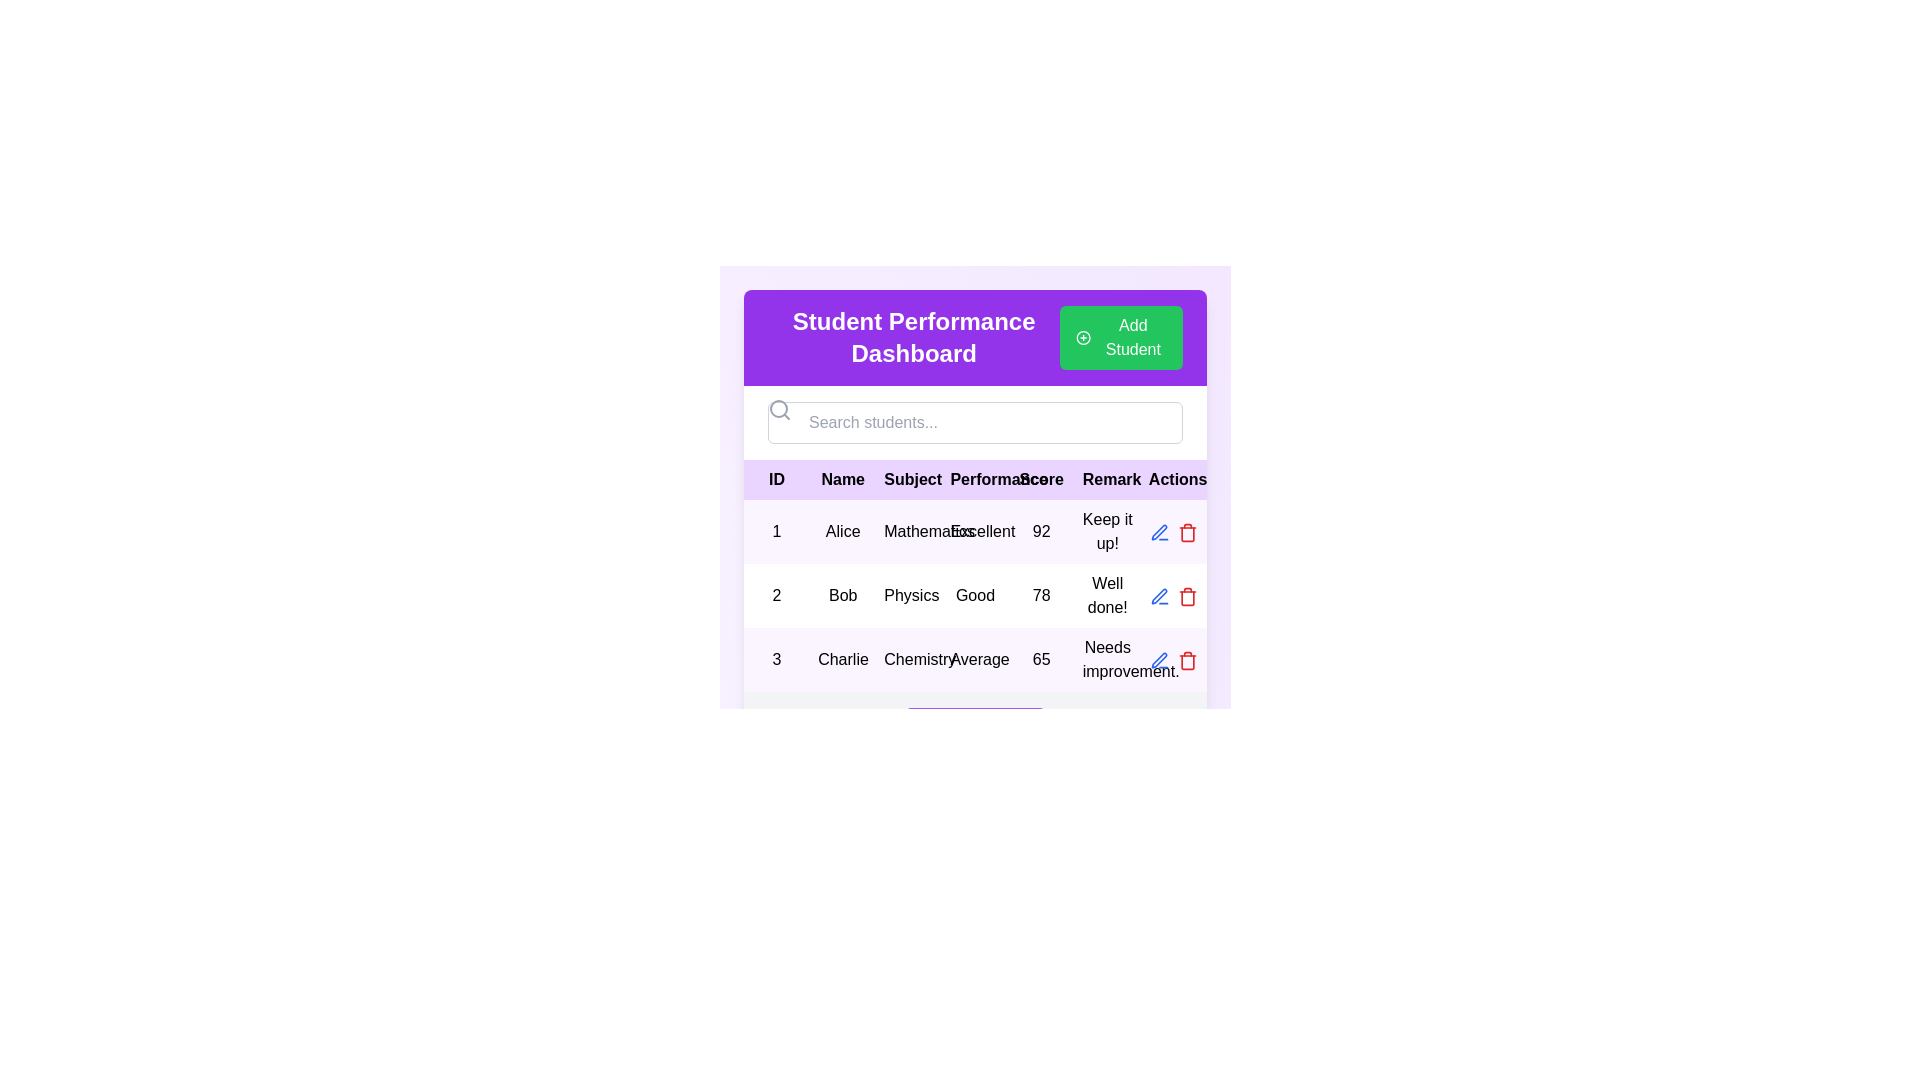 The width and height of the screenshot is (1920, 1080). What do you see at coordinates (1187, 595) in the screenshot?
I see `the small red trash can icon in the 'Actions' column of the second row` at bounding box center [1187, 595].